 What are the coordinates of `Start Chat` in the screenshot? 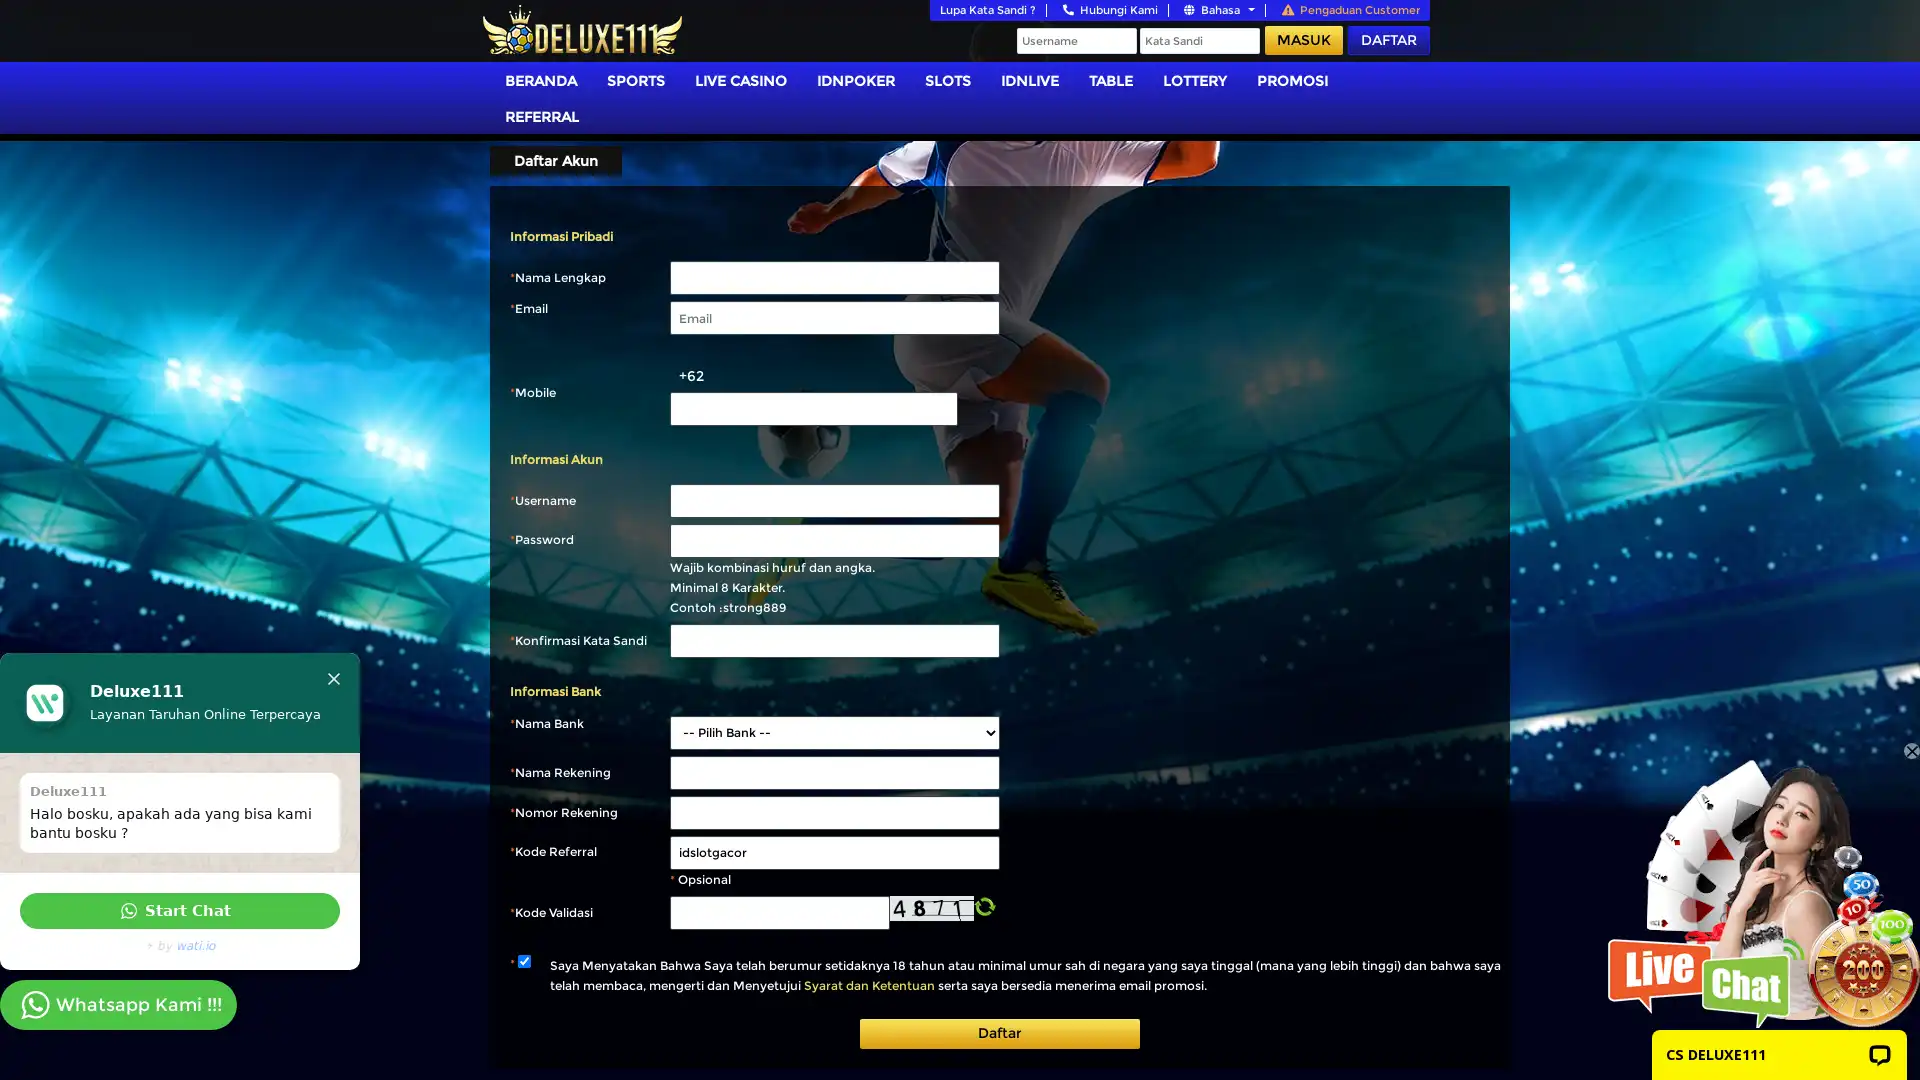 It's located at (180, 910).